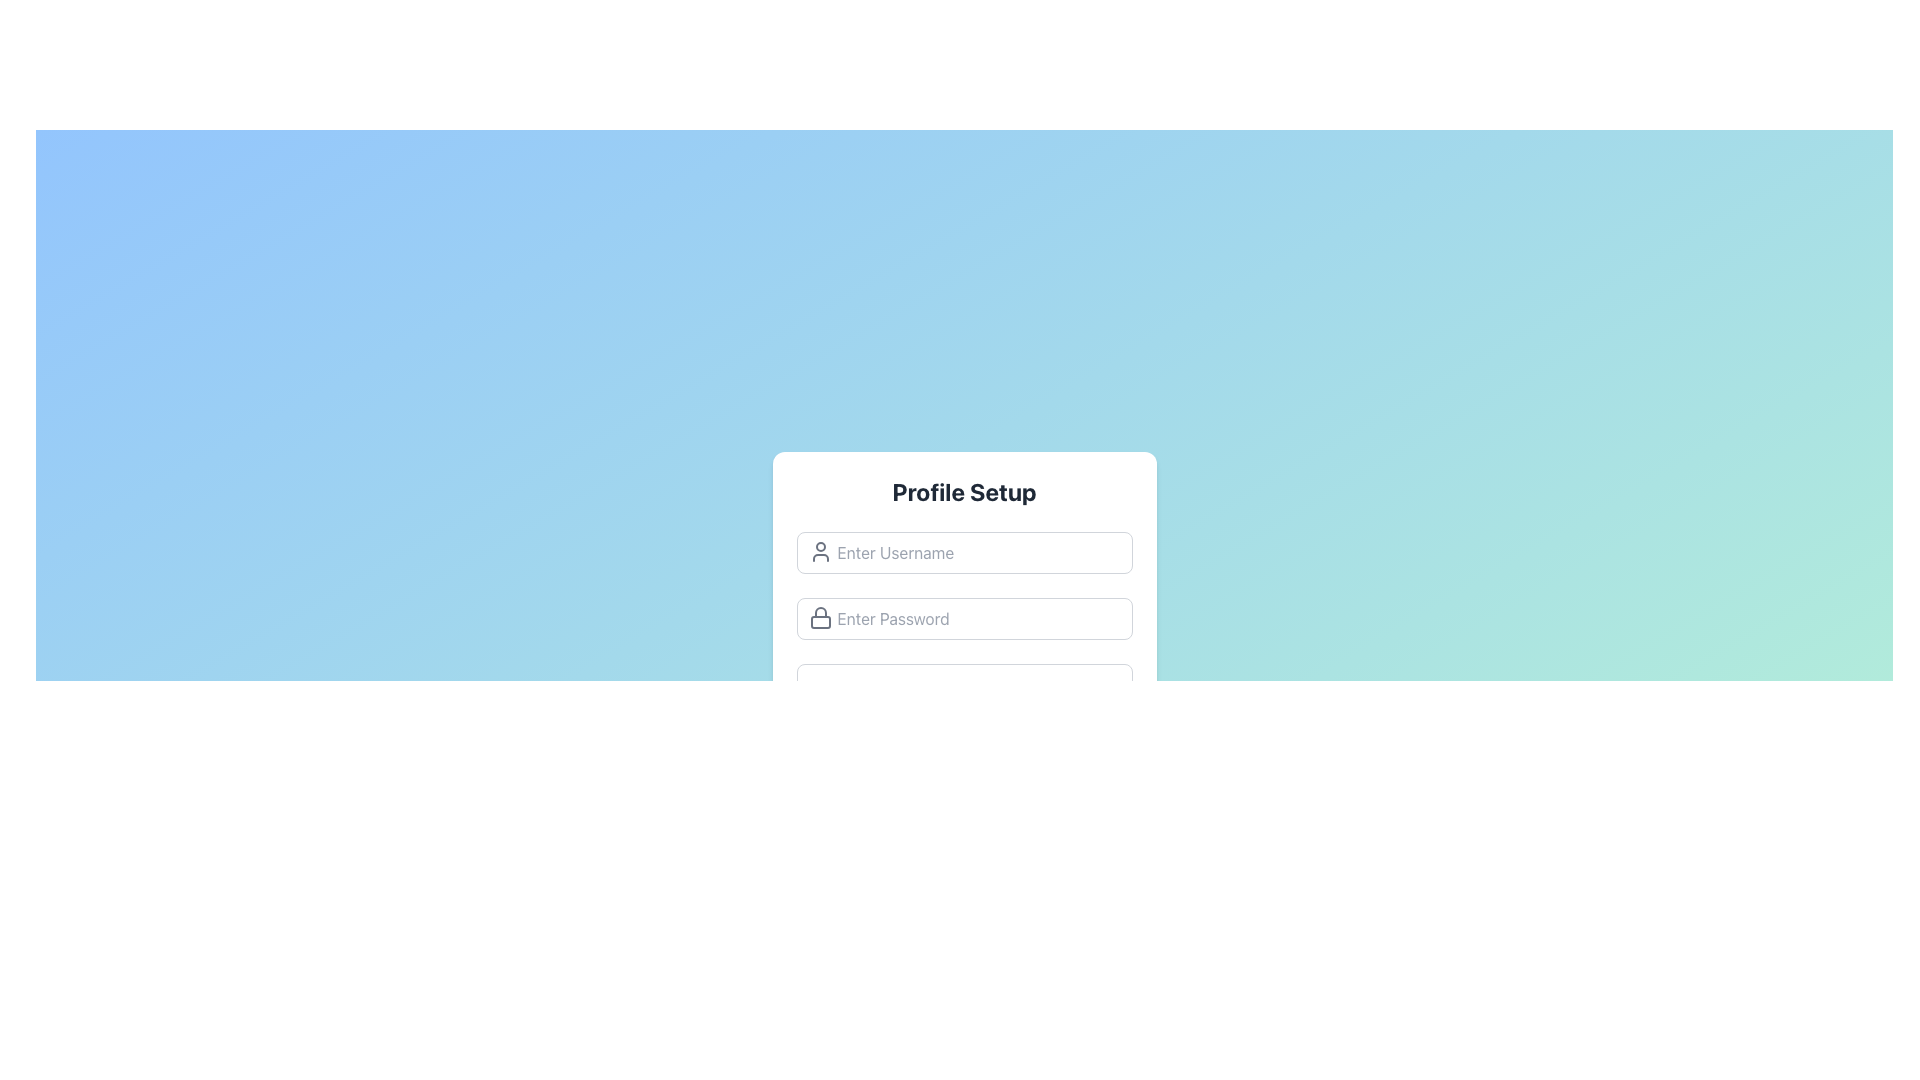 This screenshot has height=1080, width=1920. Describe the element at coordinates (820, 611) in the screenshot. I see `the decorative shackle element of the lock icon located to the left of the 'Enter Password' text input field in the 'Profile Setup' form` at that location.